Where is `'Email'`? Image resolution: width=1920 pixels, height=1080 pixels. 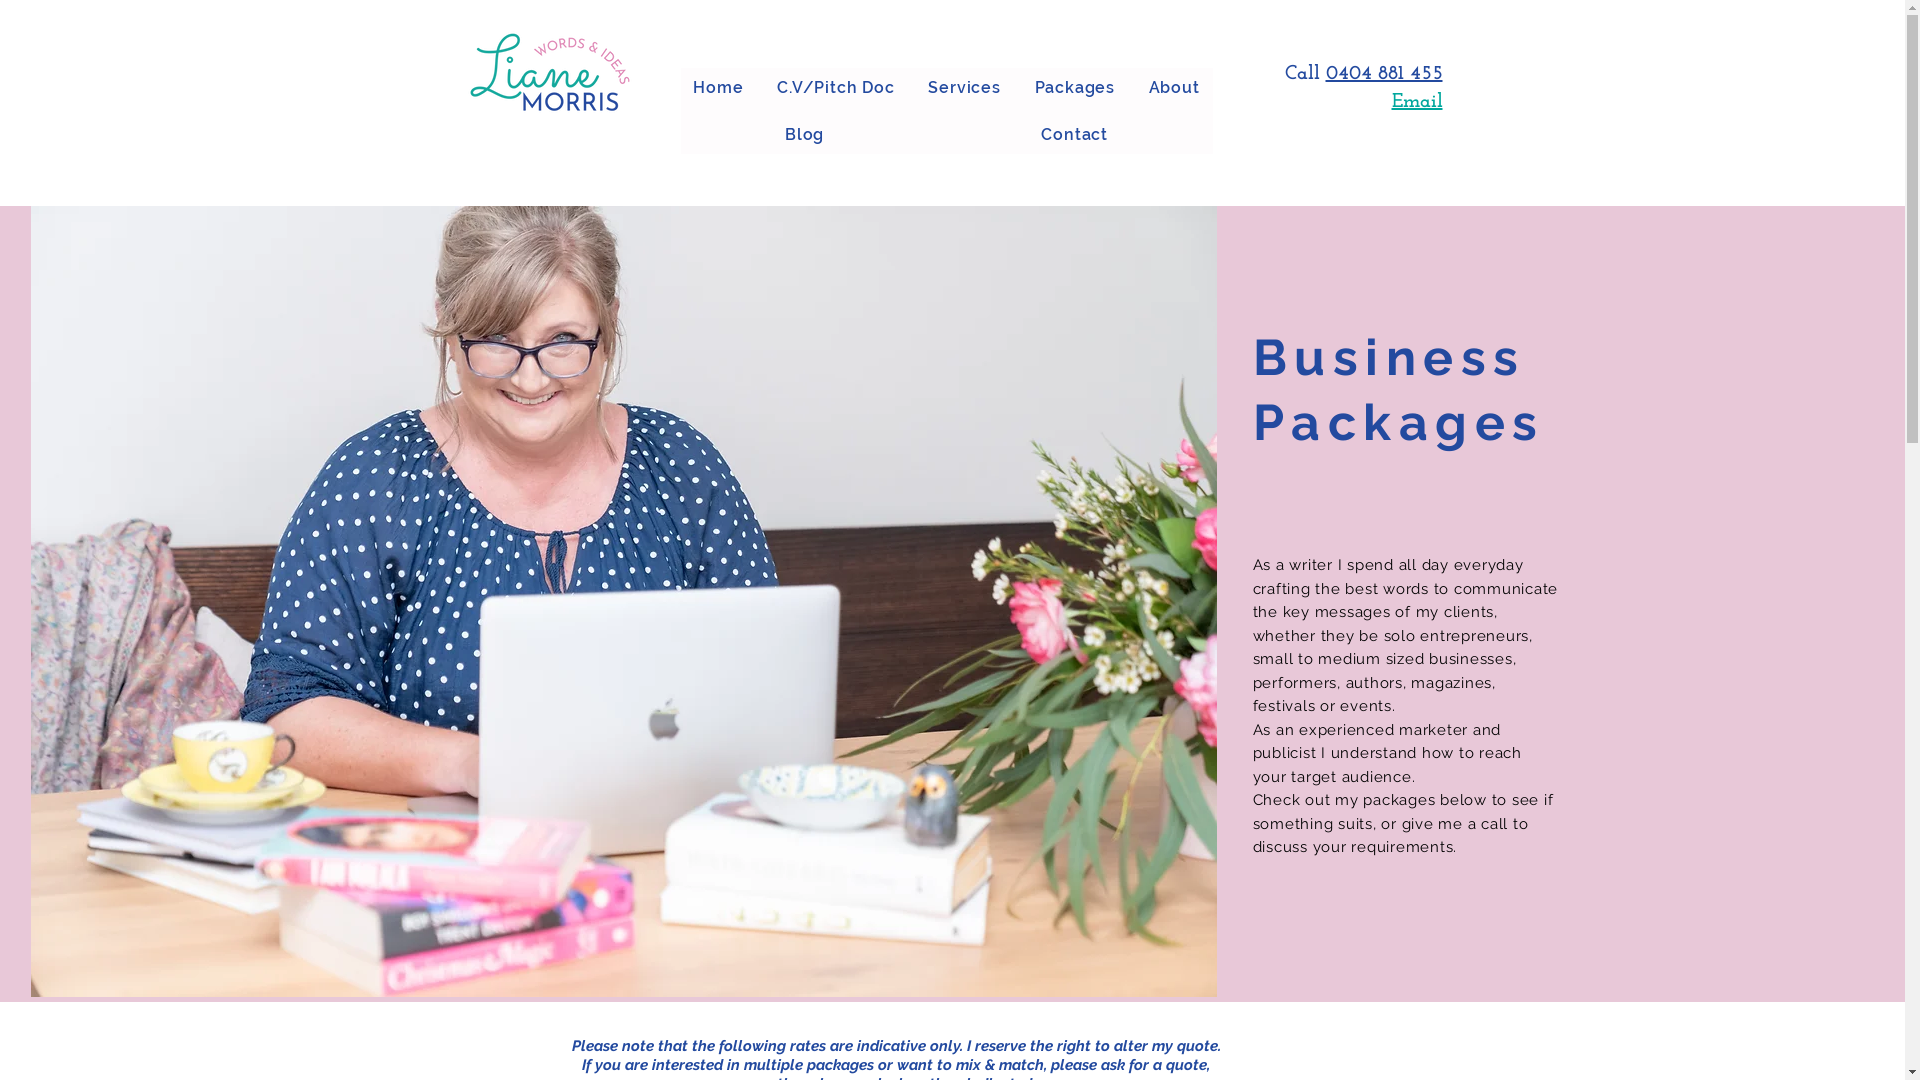 'Email' is located at coordinates (1416, 100).